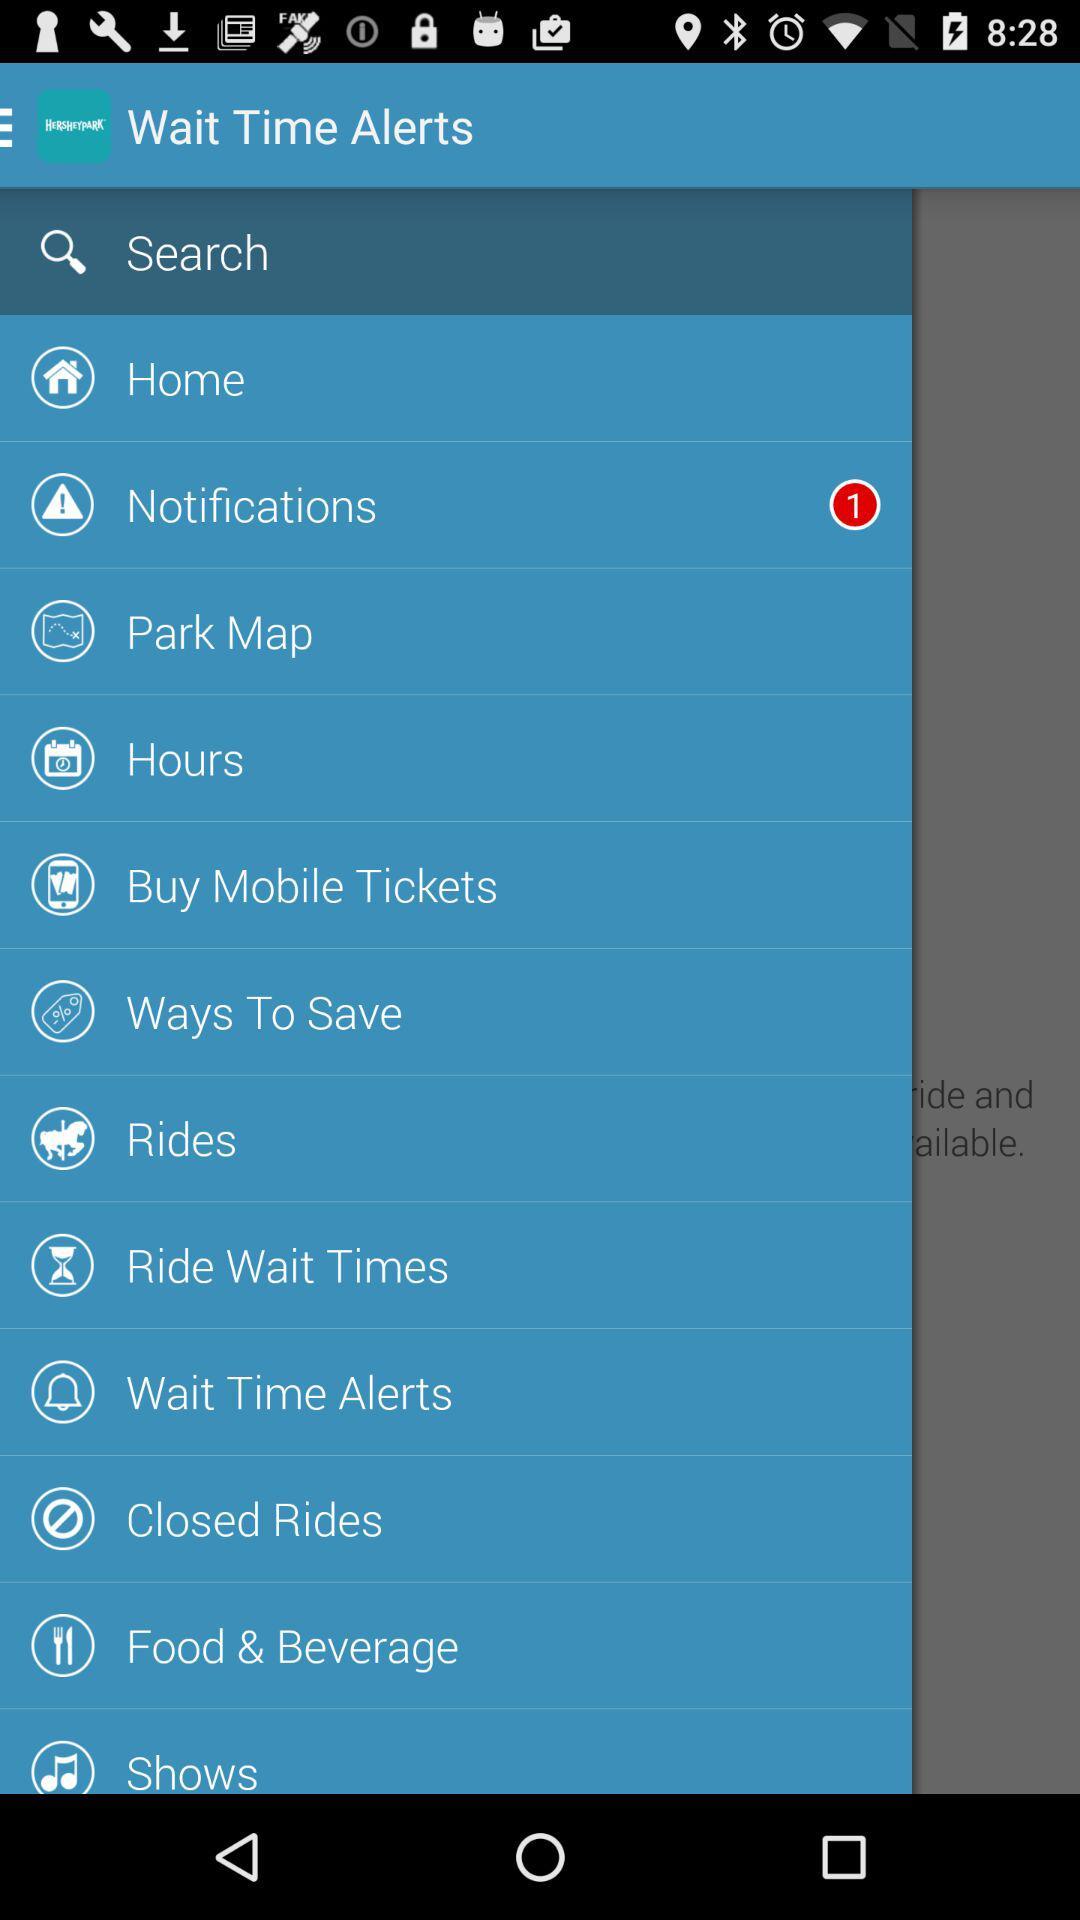 The image size is (1080, 1920). What do you see at coordinates (62, 1138) in the screenshot?
I see `the icon beside rides` at bounding box center [62, 1138].